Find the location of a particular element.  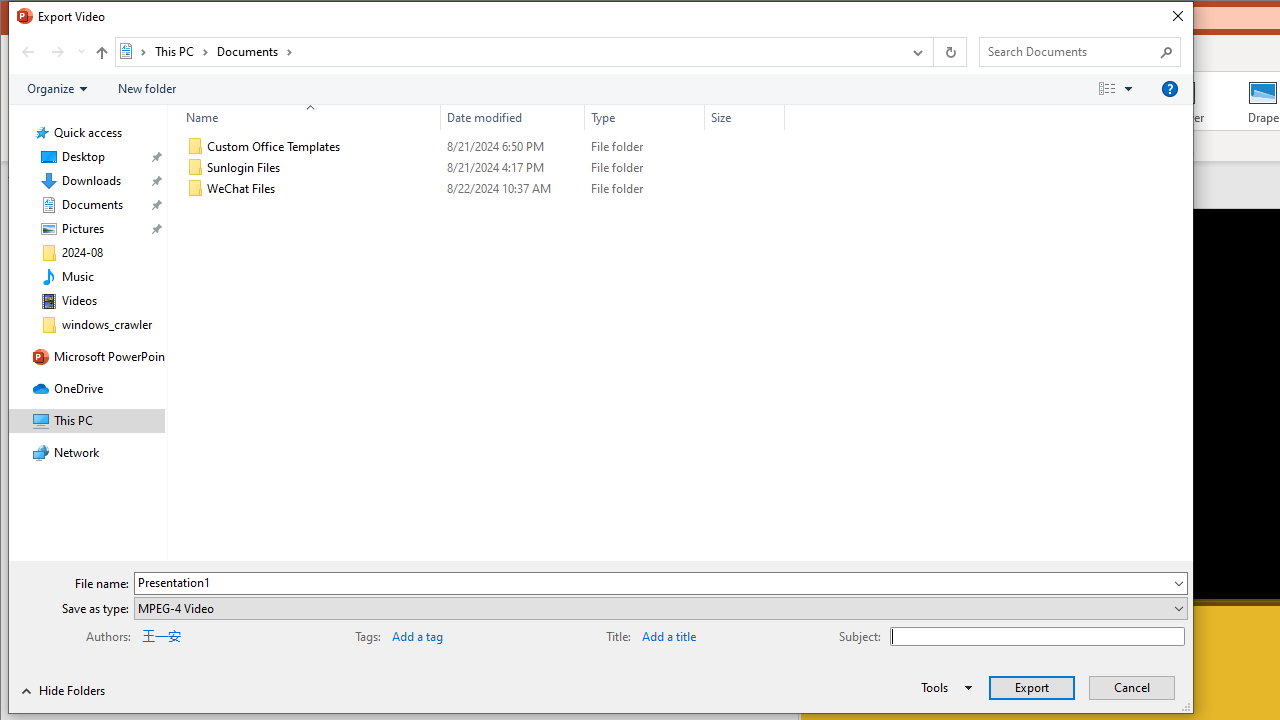

'Filter dropdown' is located at coordinates (775, 117).